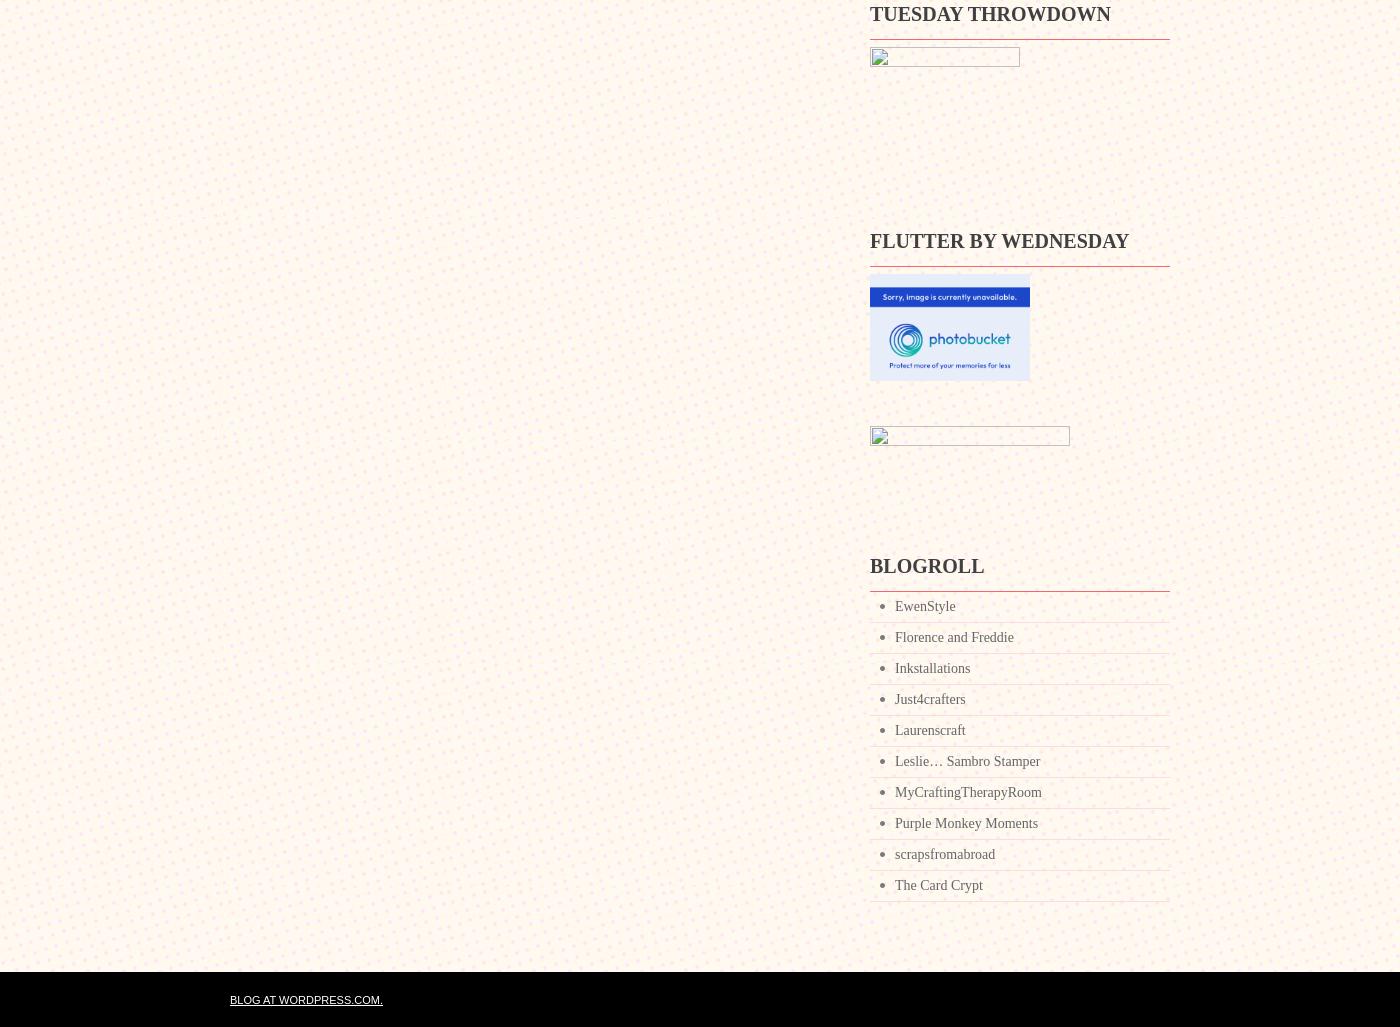  I want to click on 'Laurenscraft', so click(930, 729).